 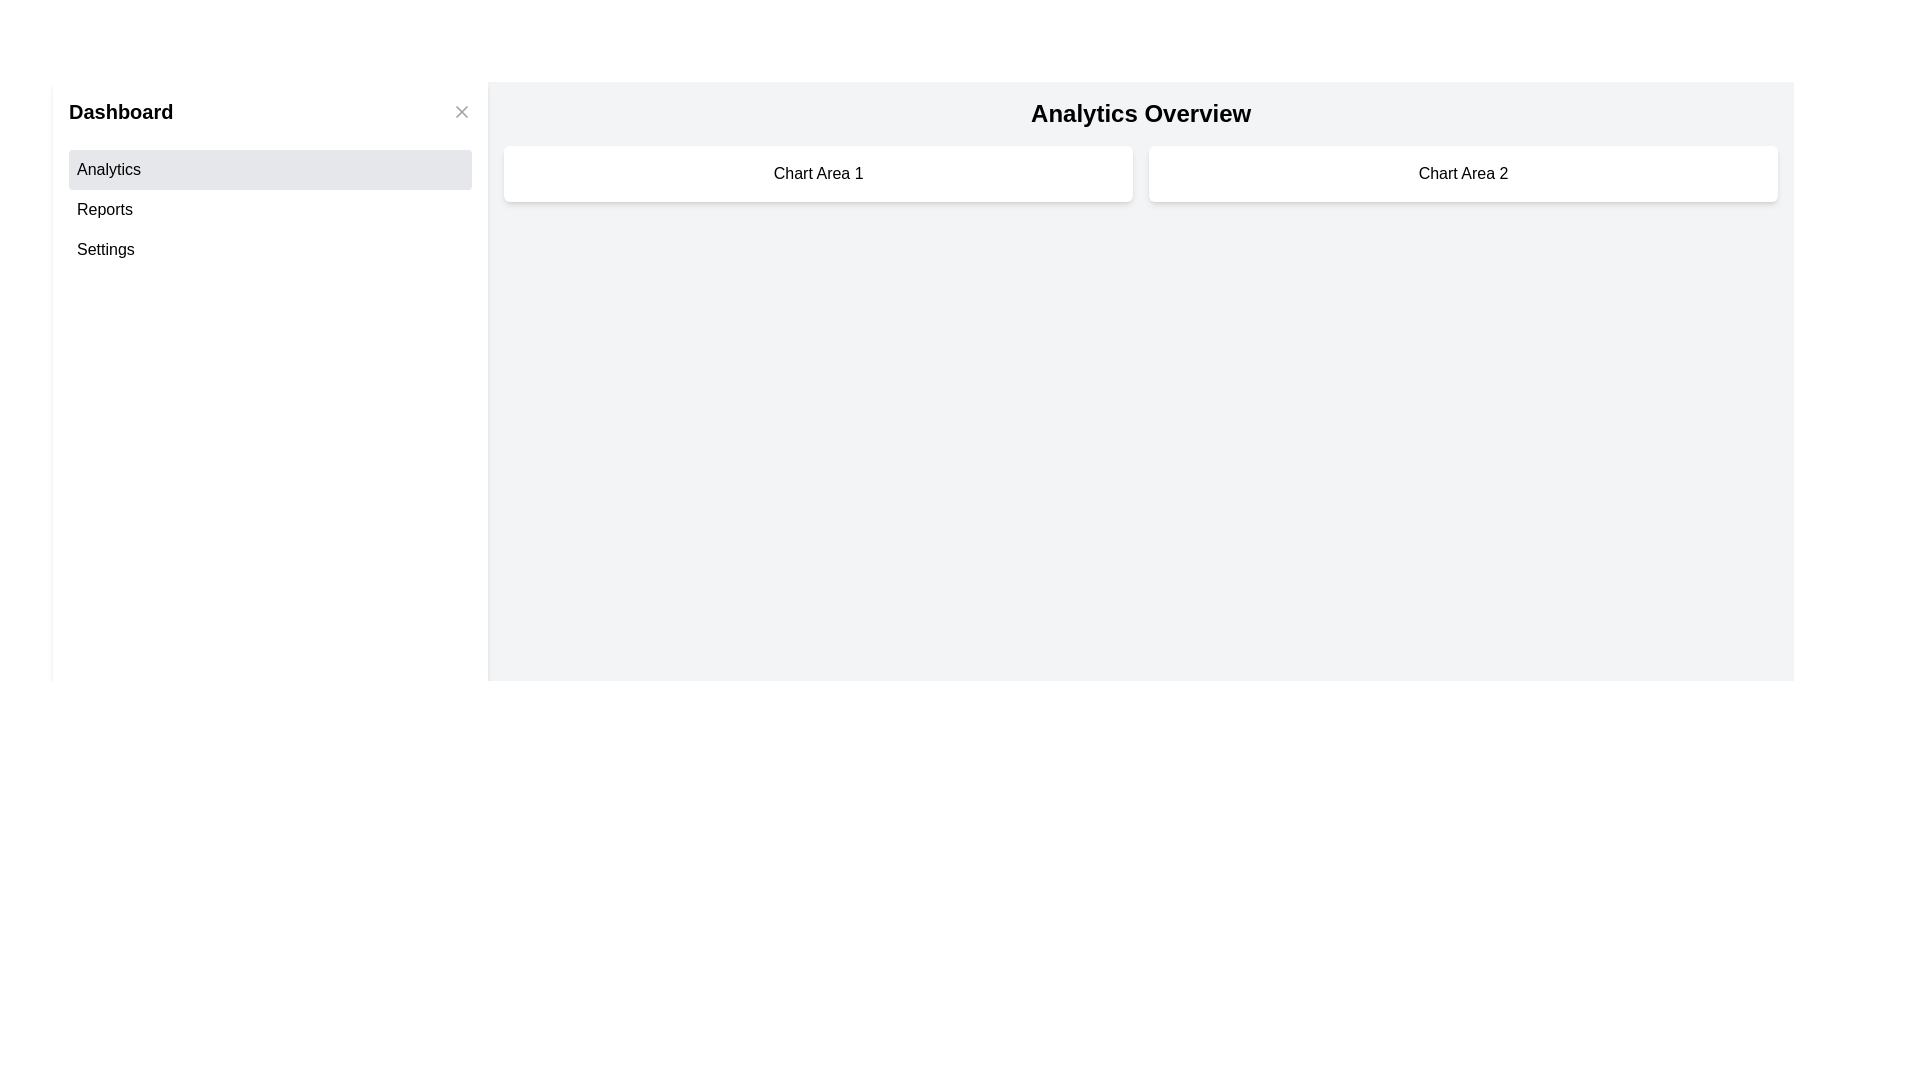 What do you see at coordinates (1463, 172) in the screenshot?
I see `the section header for 'Chart Area 2', located in the top-right portion of the main content area, part of a two-column grid layout, and positioned directly to the right of 'Chart Area 1'` at bounding box center [1463, 172].